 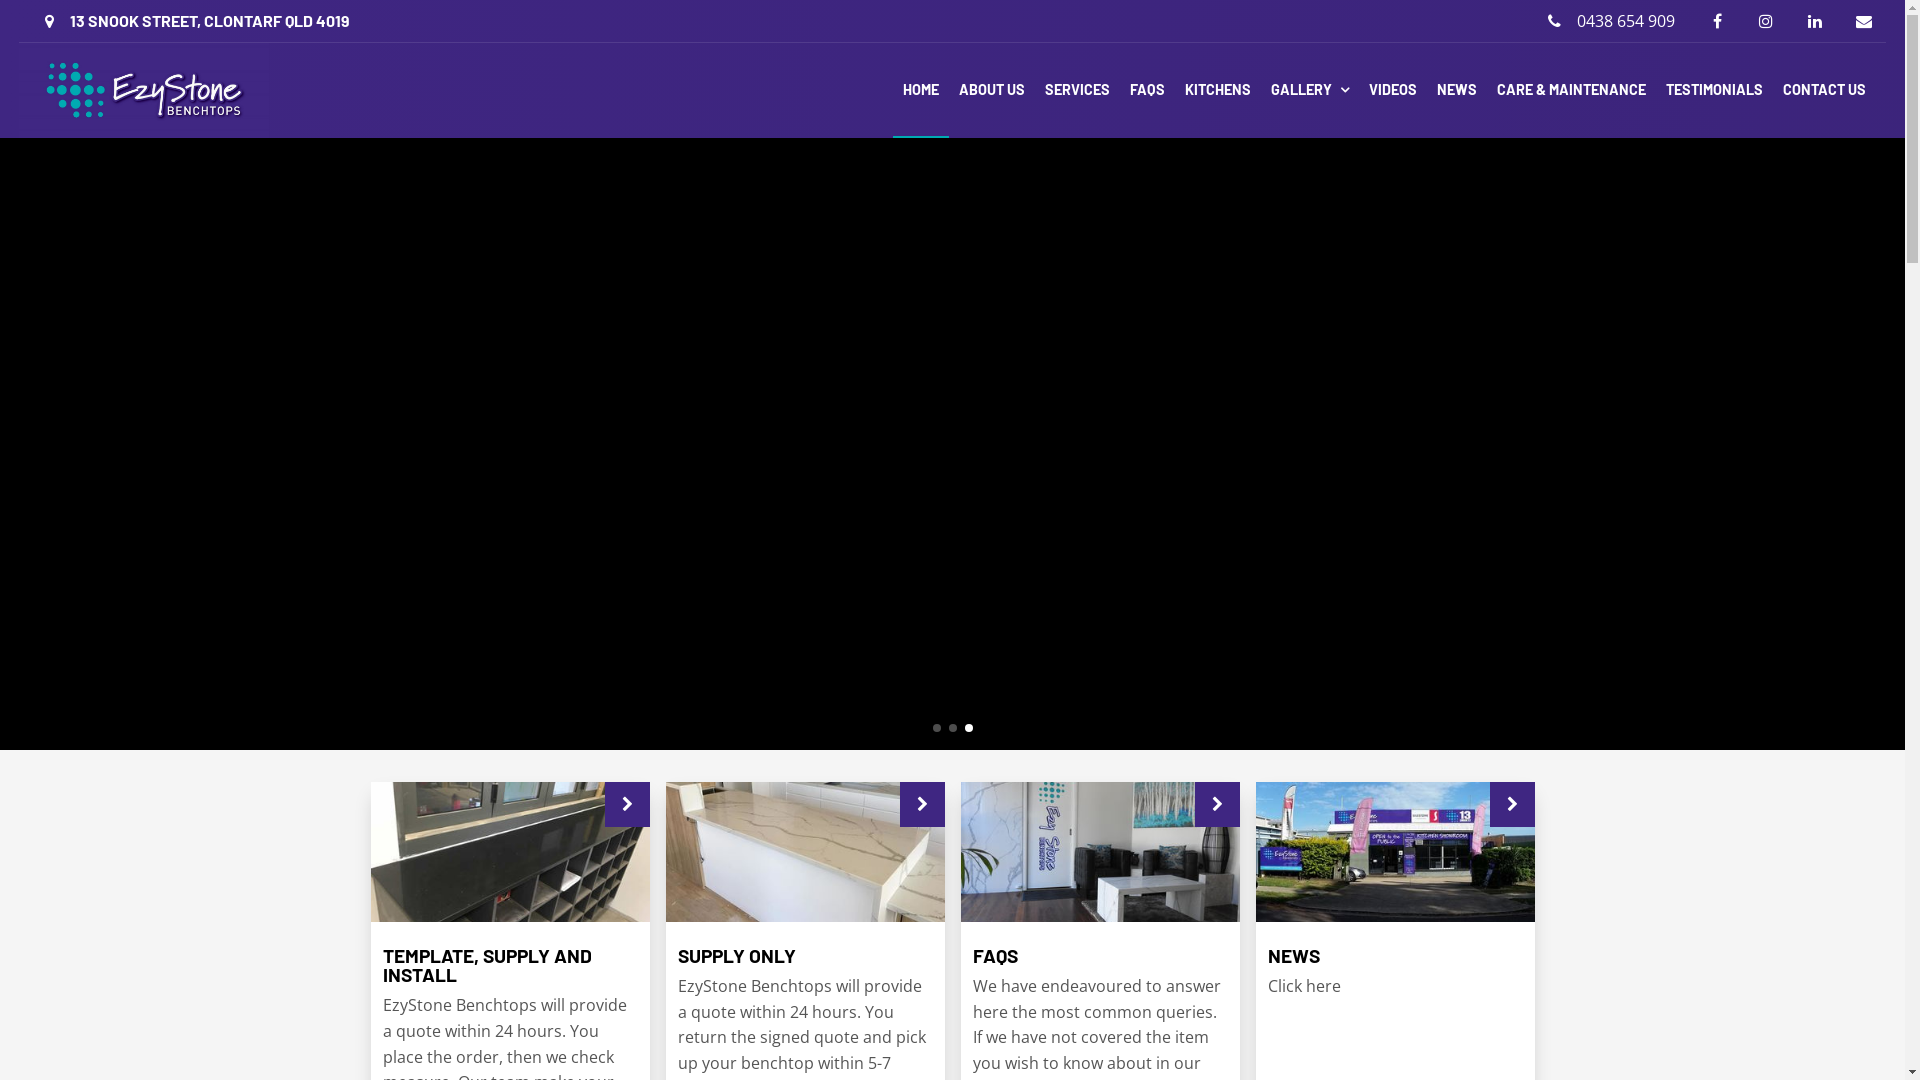 What do you see at coordinates (992, 90) in the screenshot?
I see `'ABOUT US'` at bounding box center [992, 90].